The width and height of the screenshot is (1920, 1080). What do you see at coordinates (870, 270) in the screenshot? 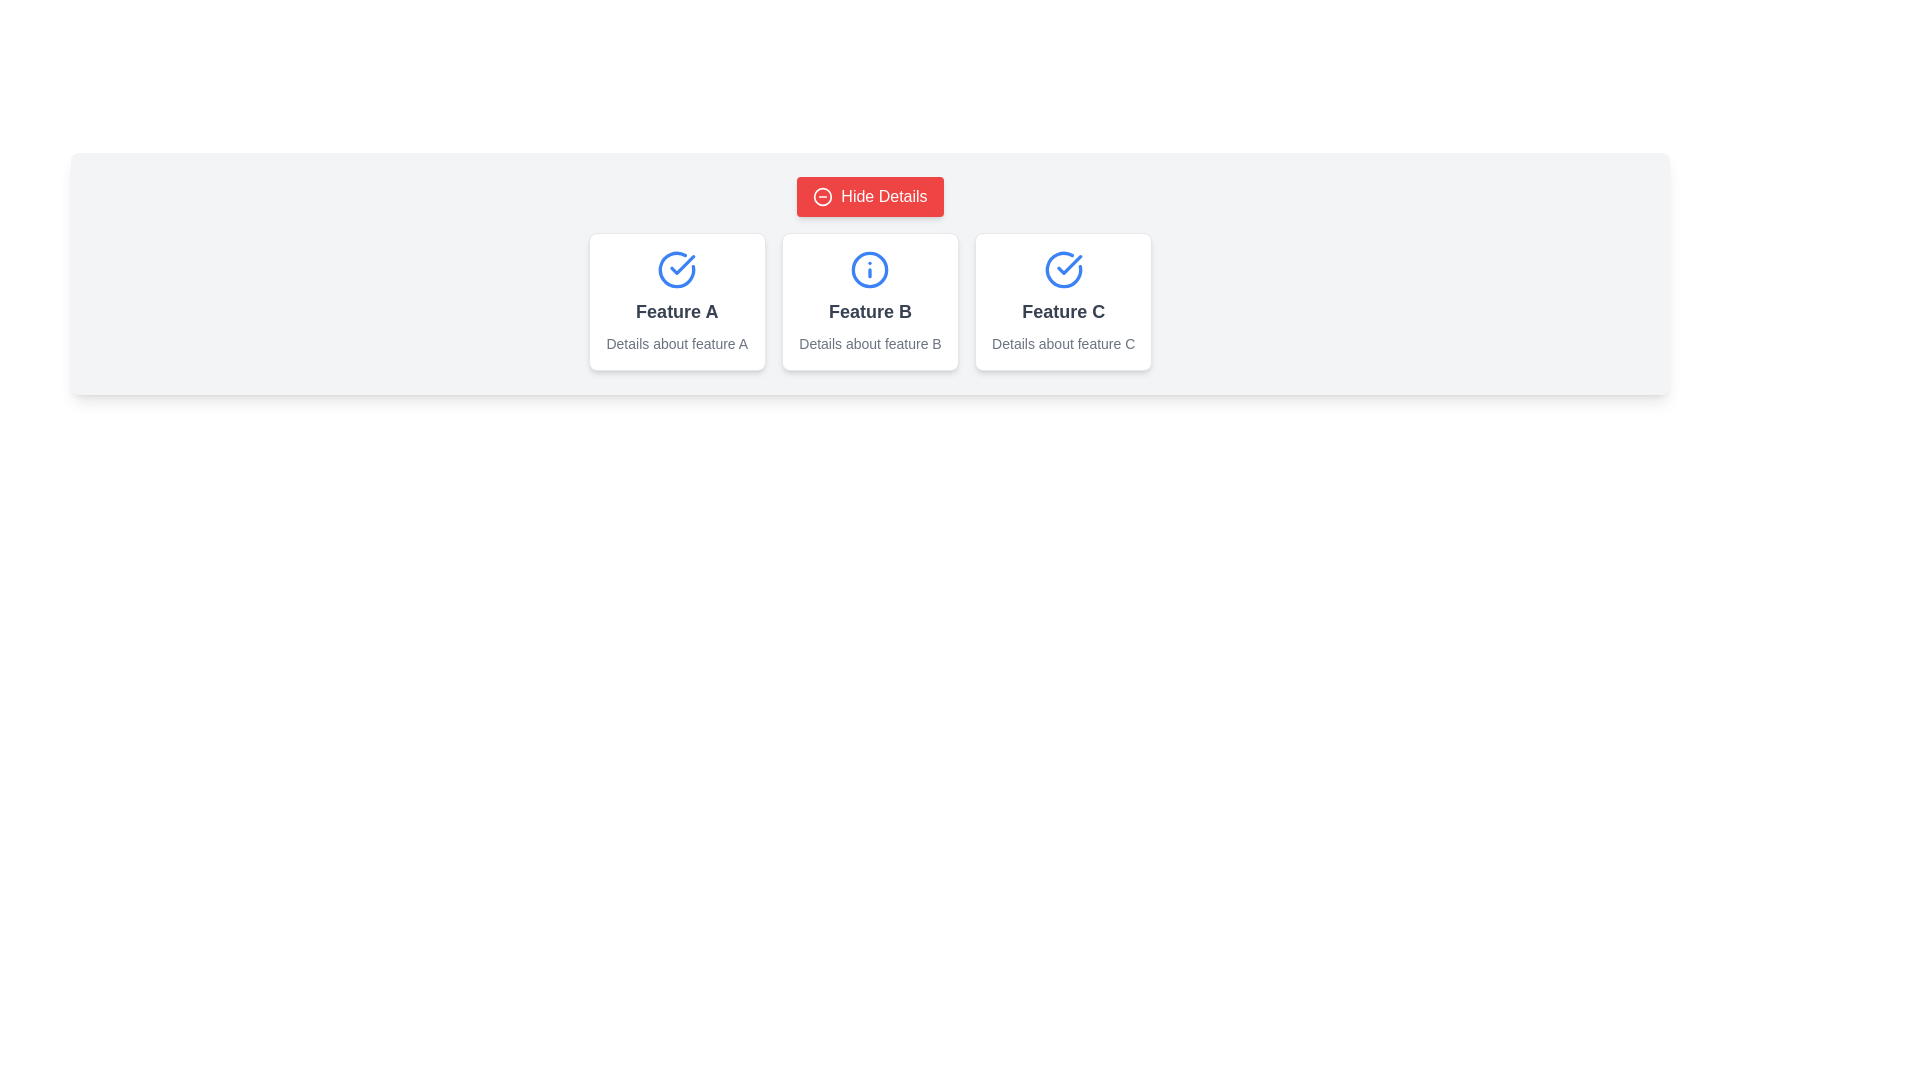
I see `the Informational icon, which is a blue circle with a lowercase 'i' inside, located at the top of the card labeled 'Feature B'` at bounding box center [870, 270].